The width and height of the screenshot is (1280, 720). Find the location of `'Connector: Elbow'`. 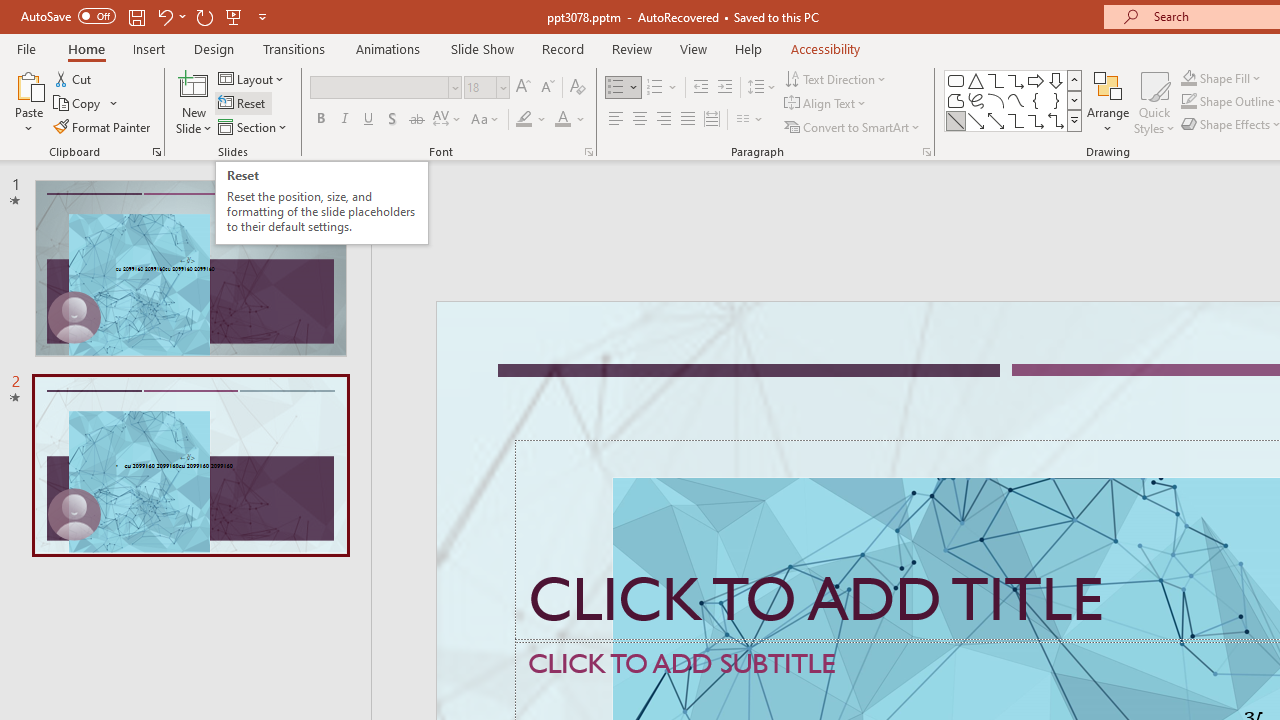

'Connector: Elbow' is located at coordinates (1016, 120).